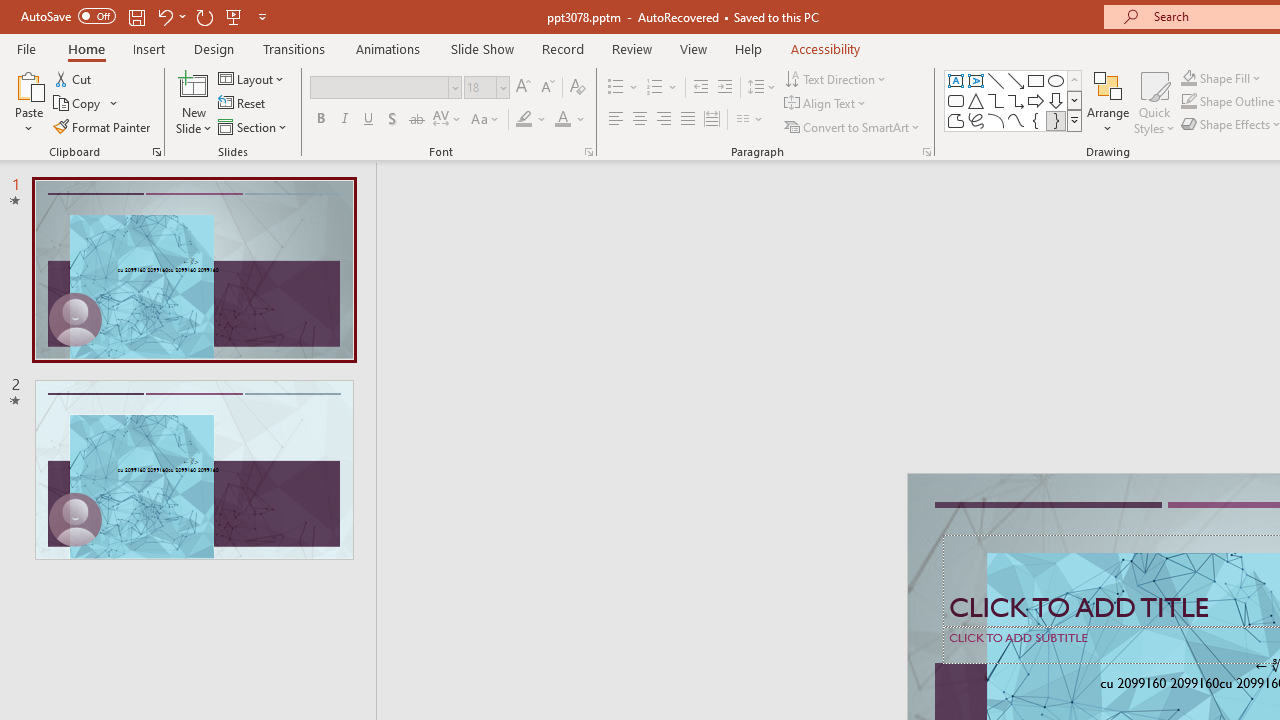 Image resolution: width=1280 pixels, height=720 pixels. Describe the element at coordinates (85, 103) in the screenshot. I see `'Copy'` at that location.